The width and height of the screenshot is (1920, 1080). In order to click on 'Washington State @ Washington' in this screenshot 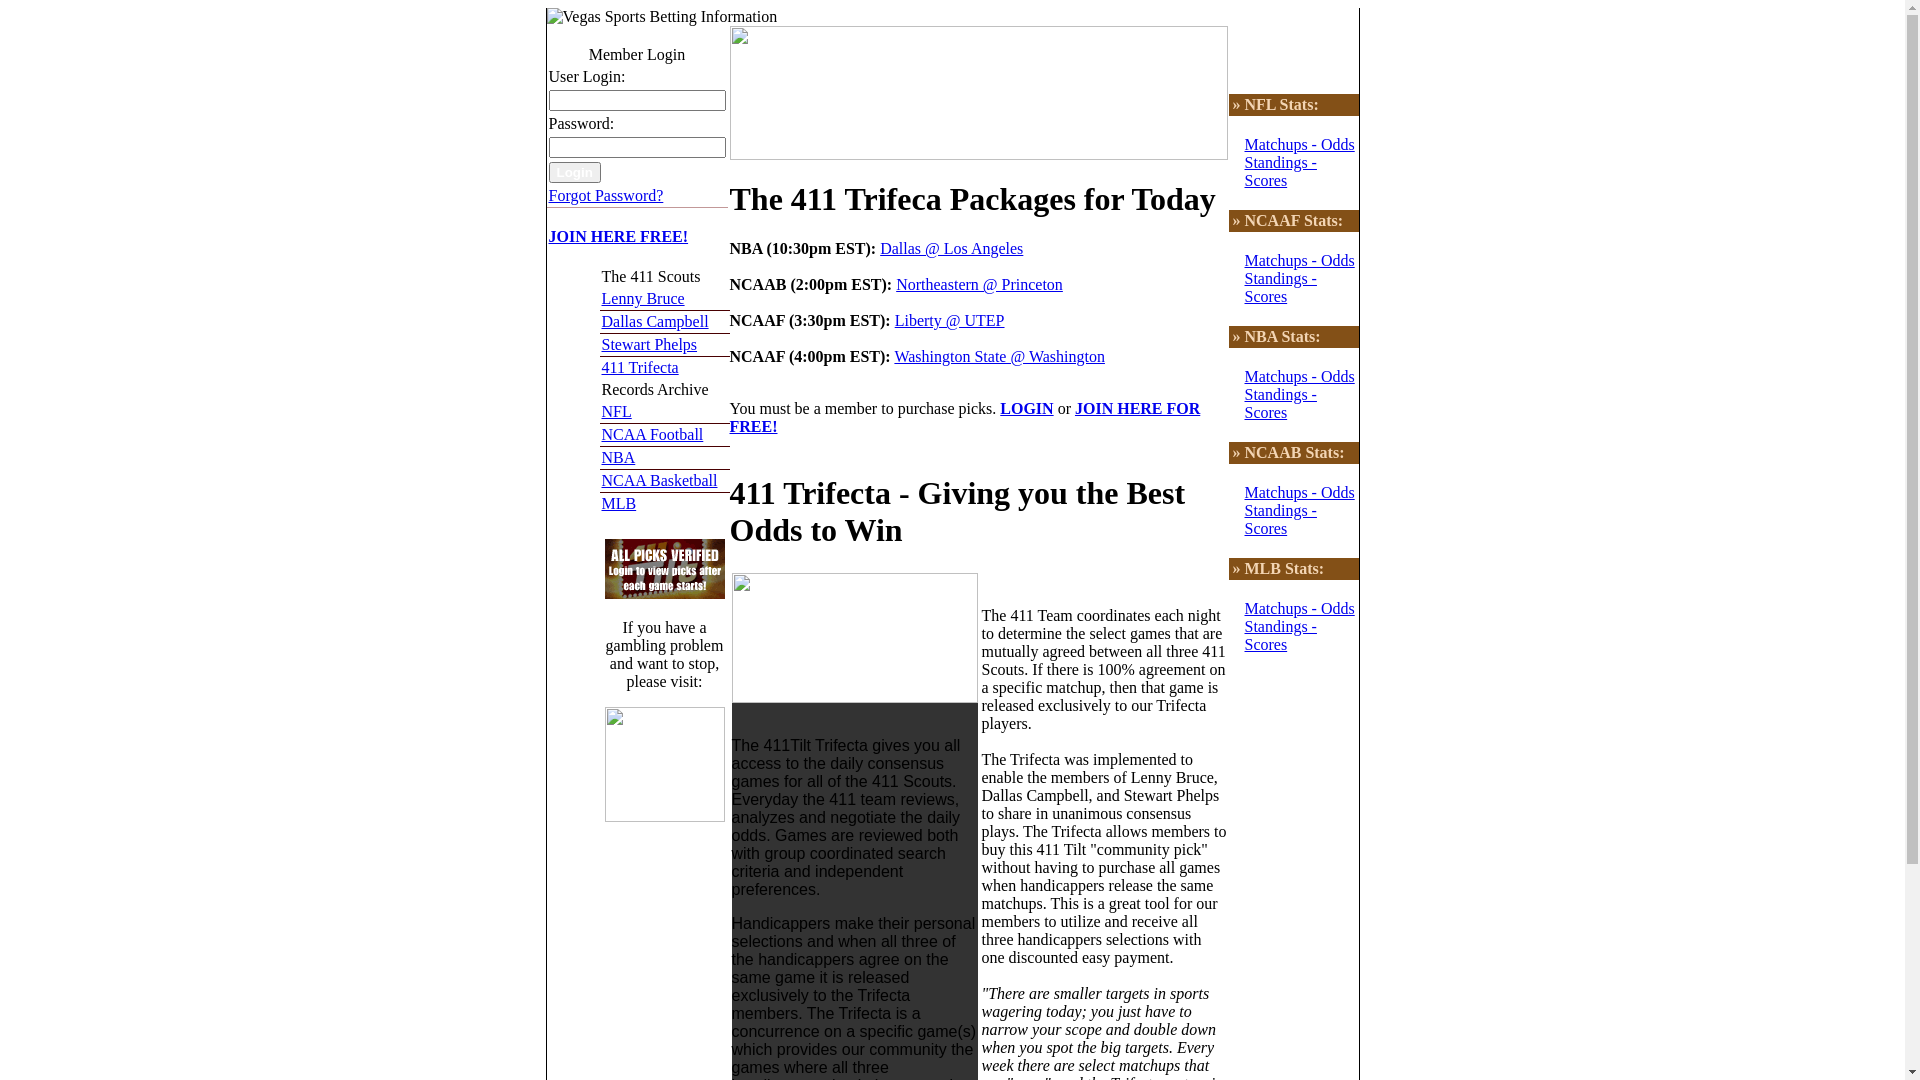, I will do `click(999, 355)`.